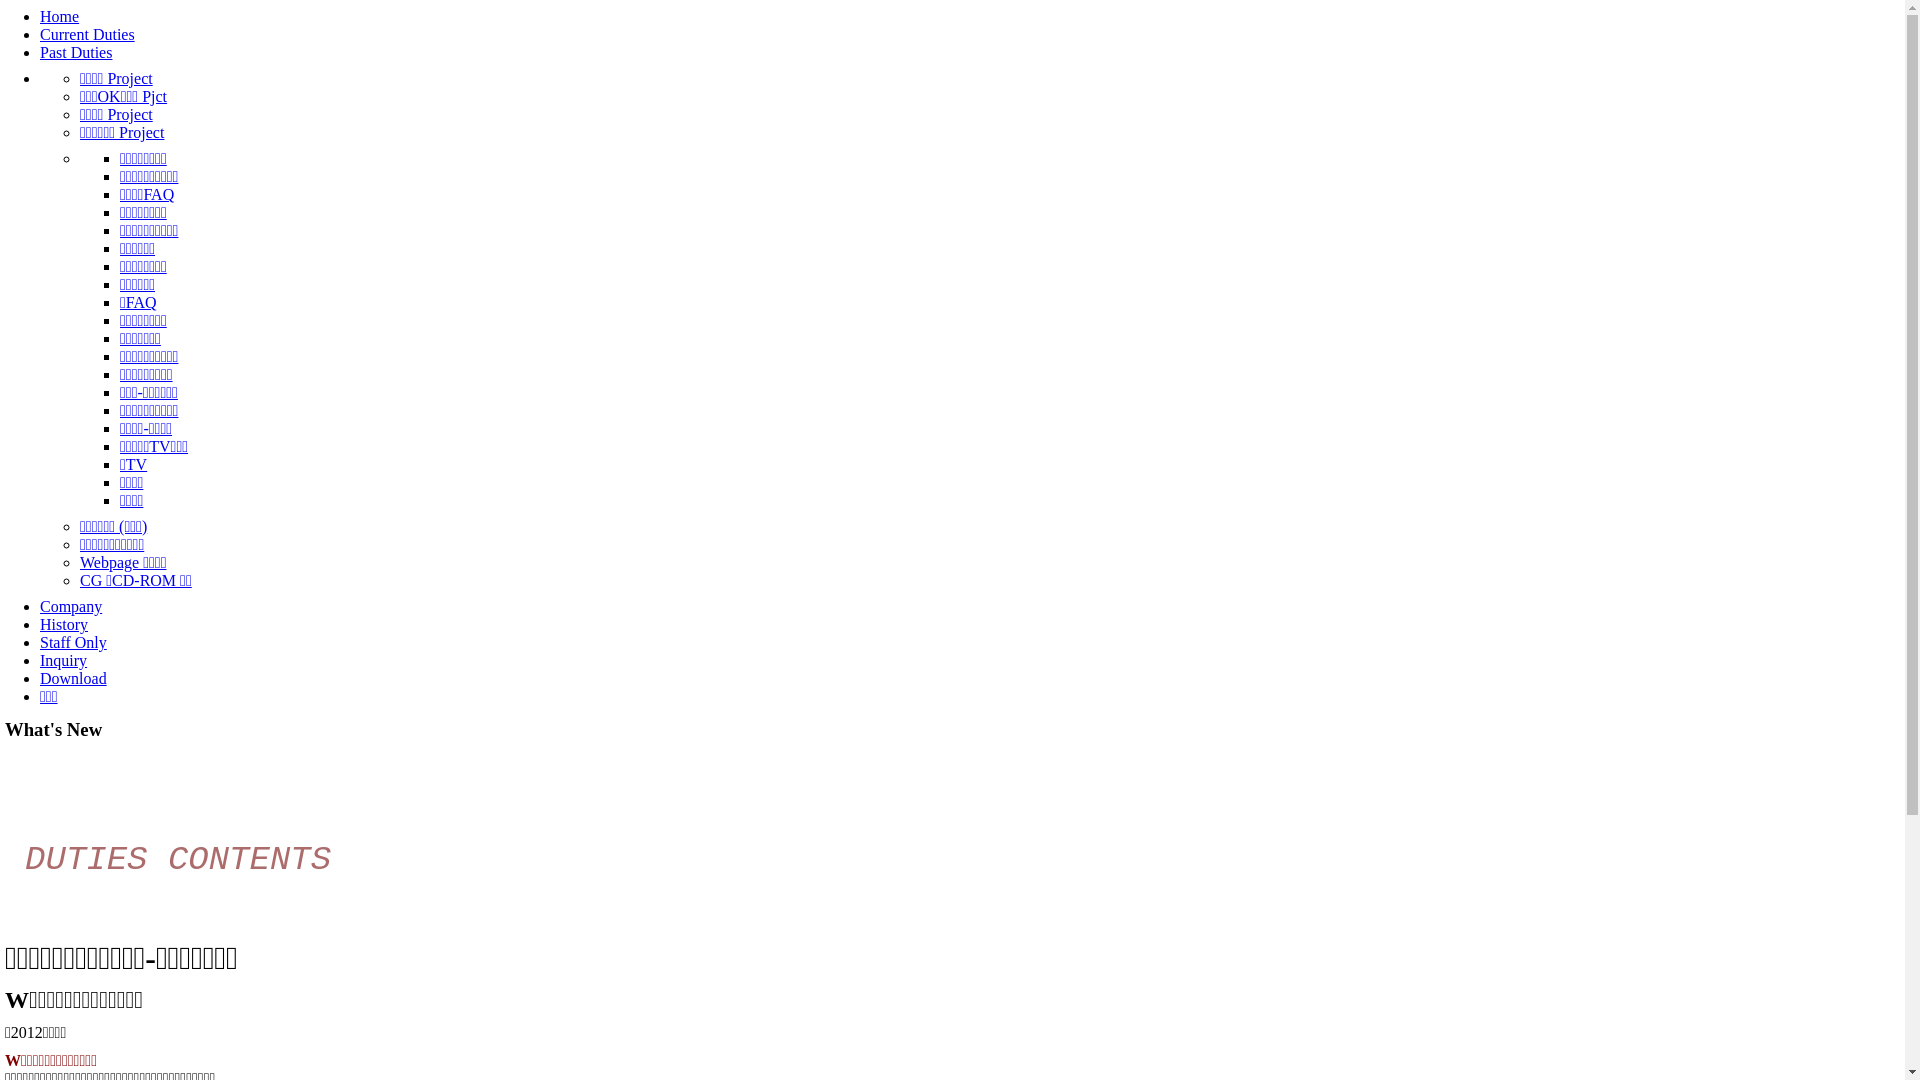 Image resolution: width=1920 pixels, height=1080 pixels. Describe the element at coordinates (71, 605) in the screenshot. I see `'Company'` at that location.